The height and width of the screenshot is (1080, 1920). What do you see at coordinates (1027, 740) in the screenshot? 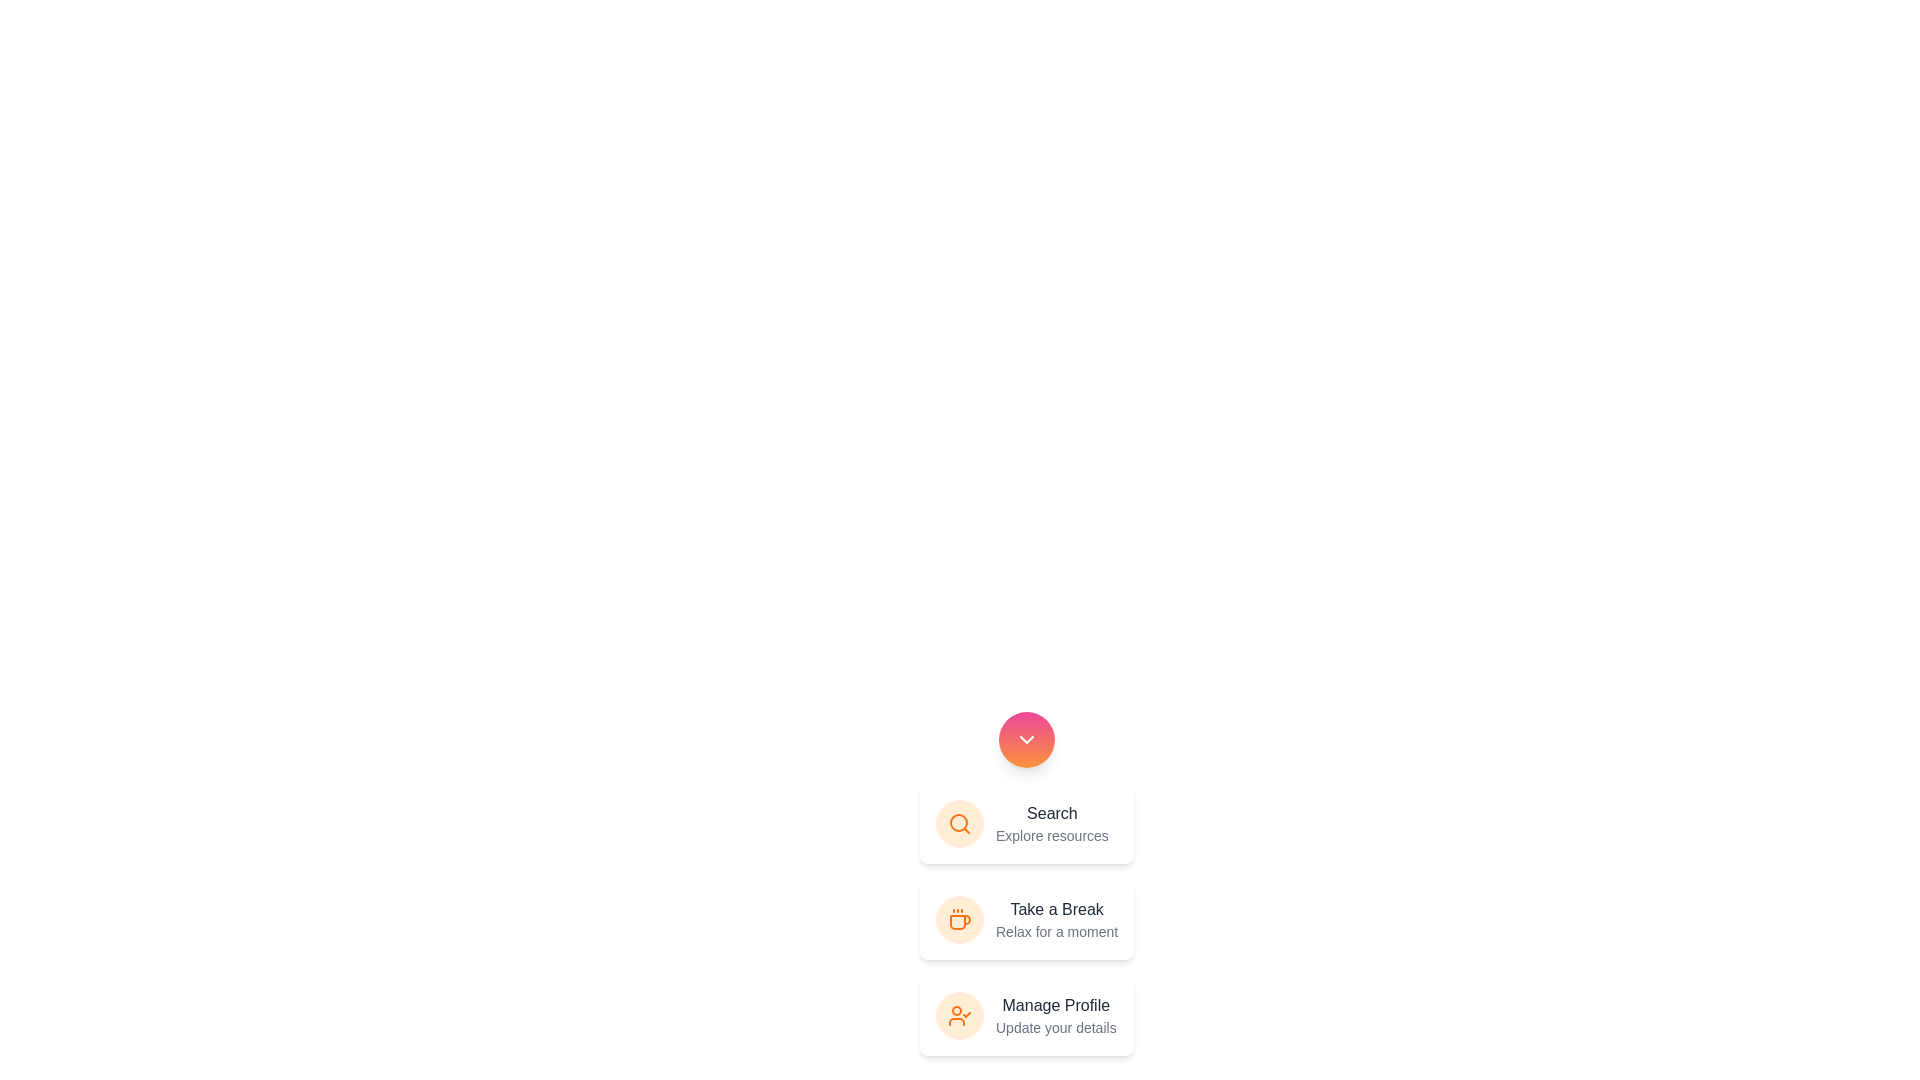
I see `the circular button to toggle the visibility of the menu` at bounding box center [1027, 740].